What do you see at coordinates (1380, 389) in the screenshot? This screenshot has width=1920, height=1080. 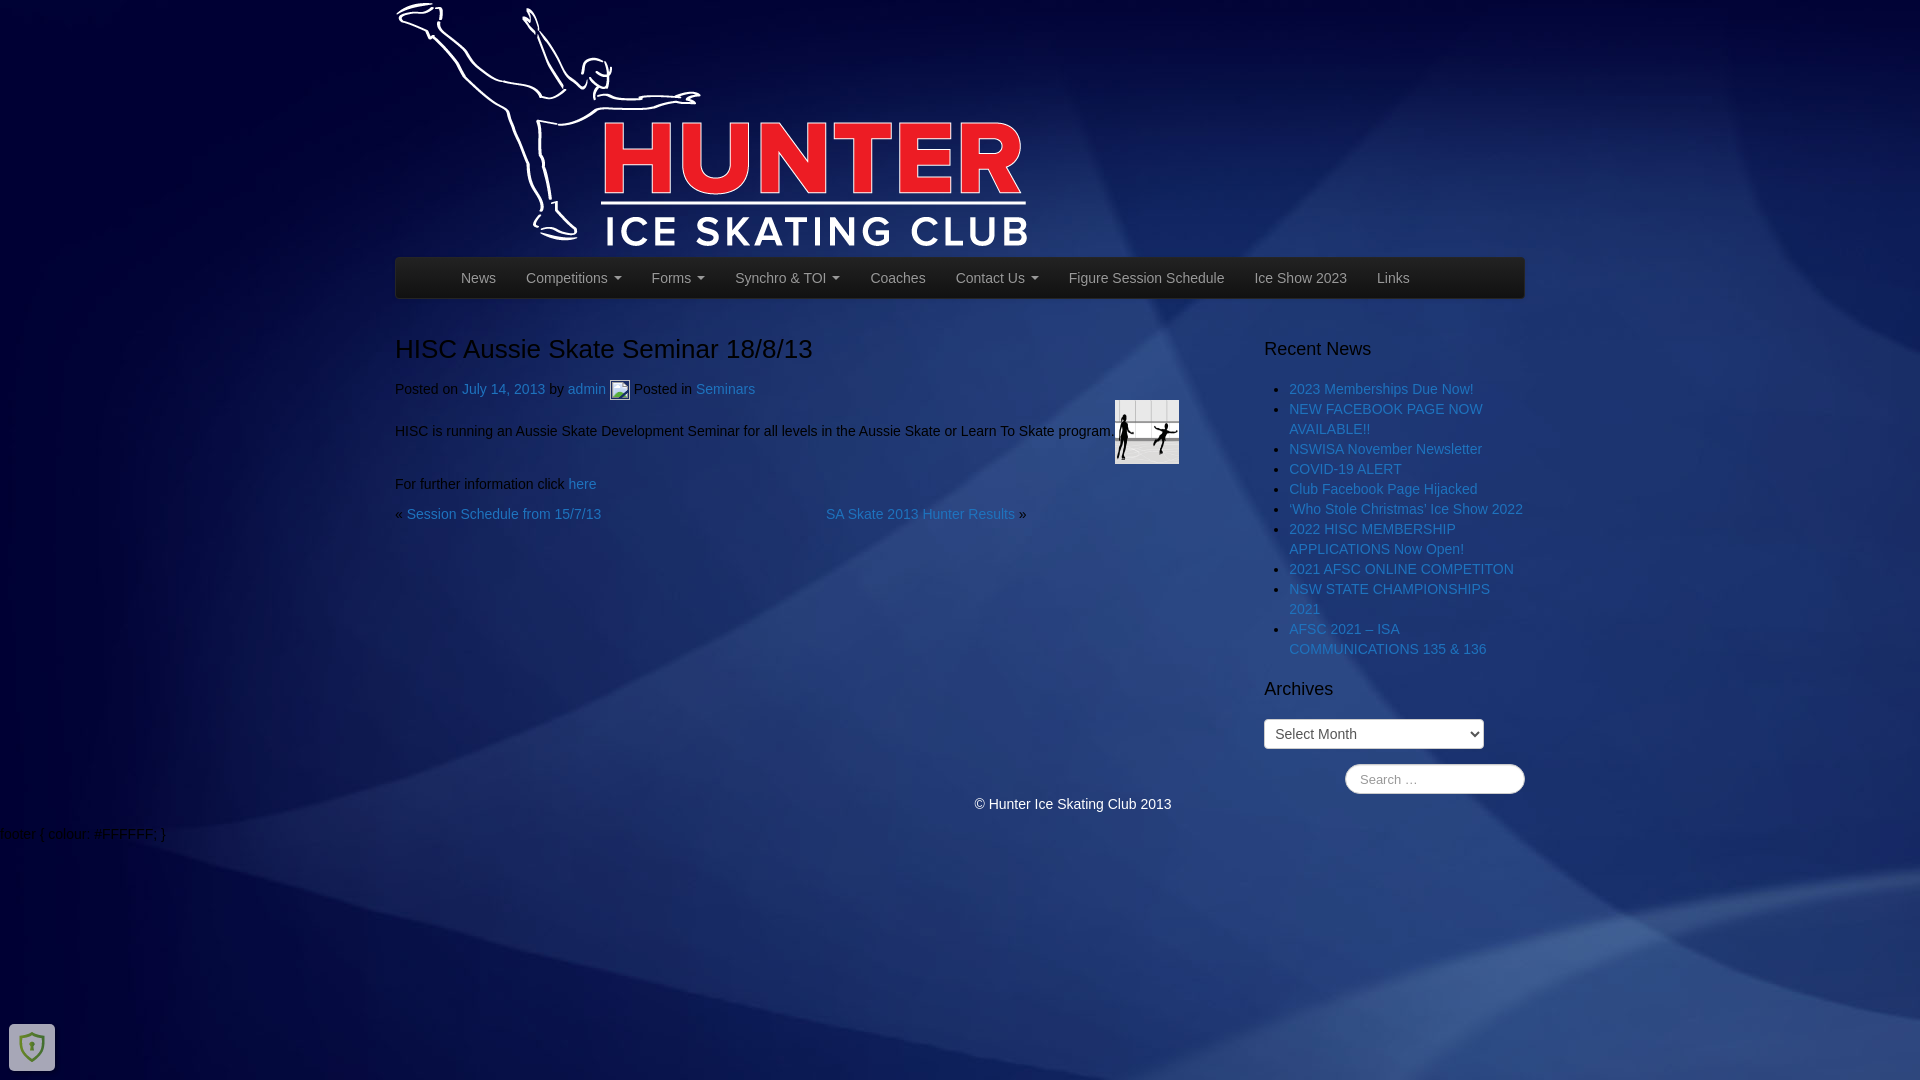 I see `'2023 Memberships Due Now!'` at bounding box center [1380, 389].